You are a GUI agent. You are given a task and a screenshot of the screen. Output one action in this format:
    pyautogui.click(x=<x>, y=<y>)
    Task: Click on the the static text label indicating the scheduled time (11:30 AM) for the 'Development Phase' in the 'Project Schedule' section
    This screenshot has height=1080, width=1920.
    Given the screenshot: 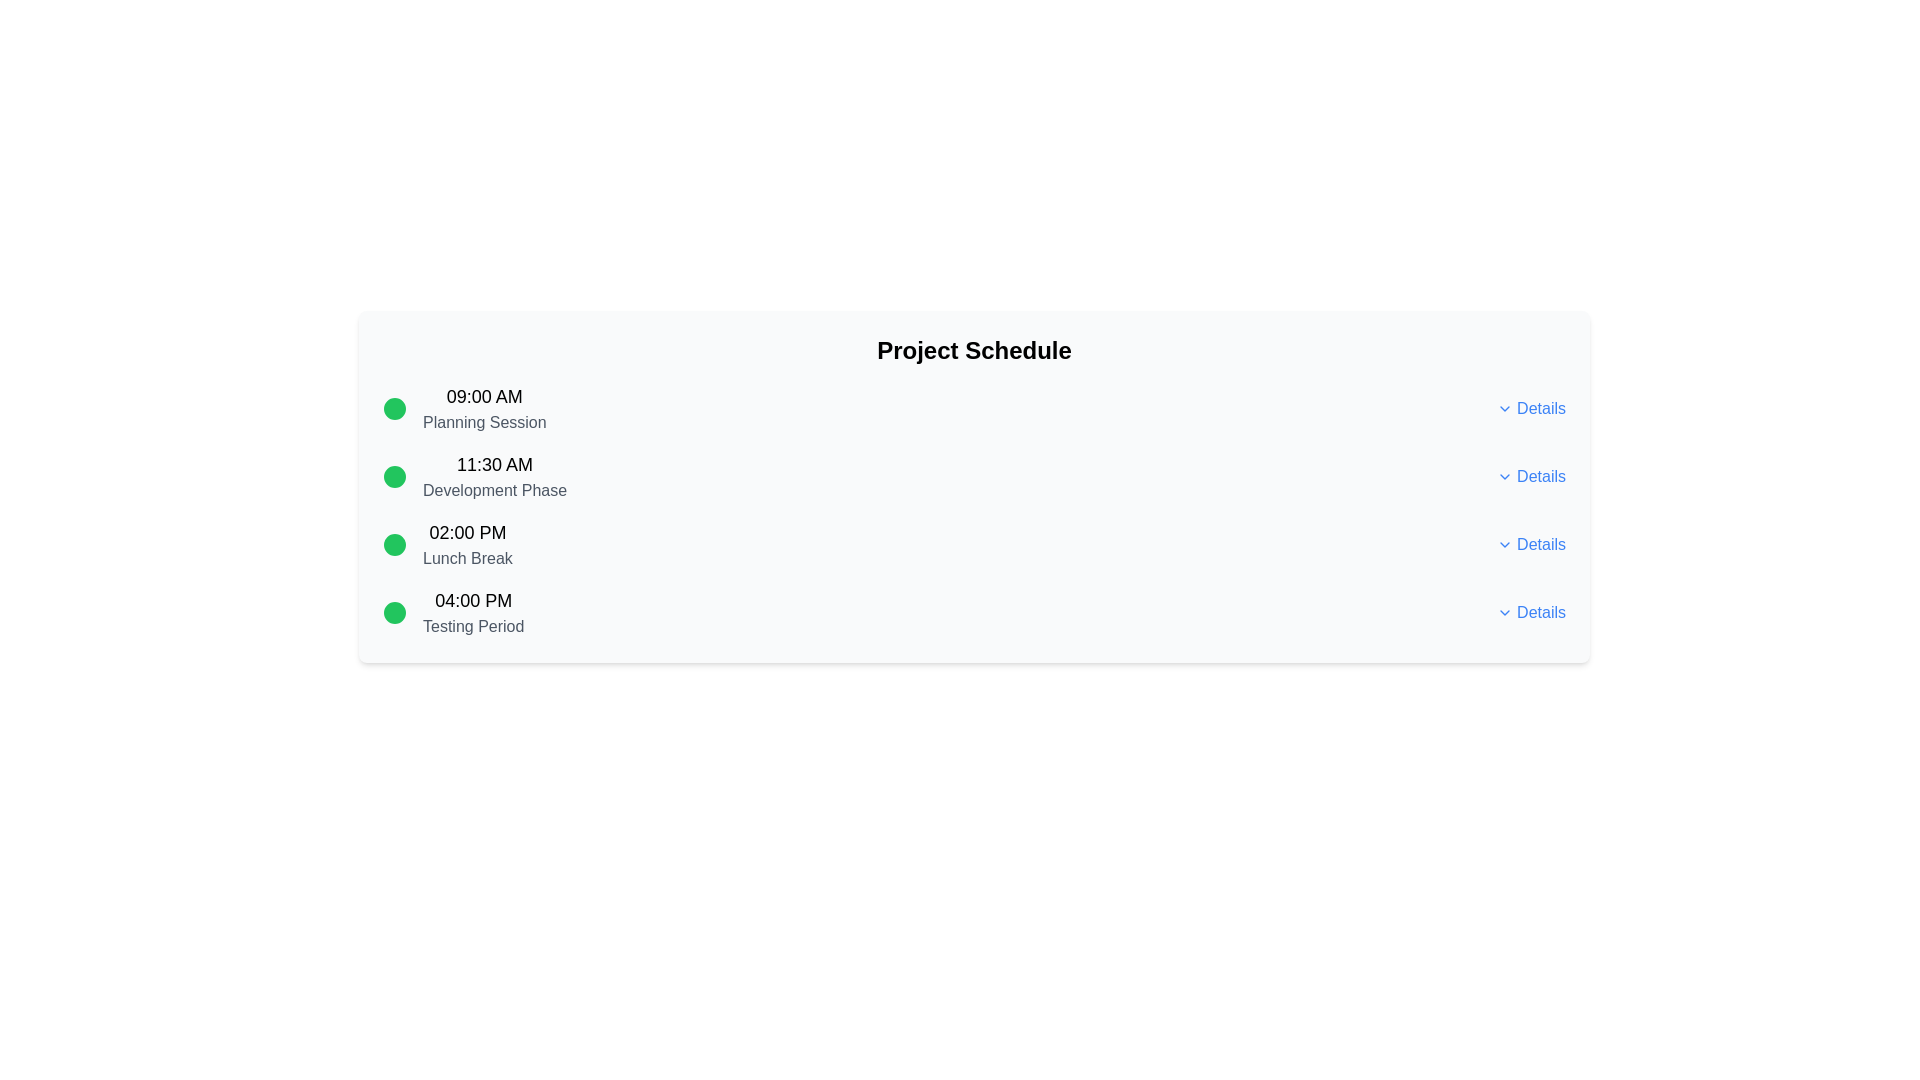 What is the action you would take?
    pyautogui.click(x=494, y=465)
    